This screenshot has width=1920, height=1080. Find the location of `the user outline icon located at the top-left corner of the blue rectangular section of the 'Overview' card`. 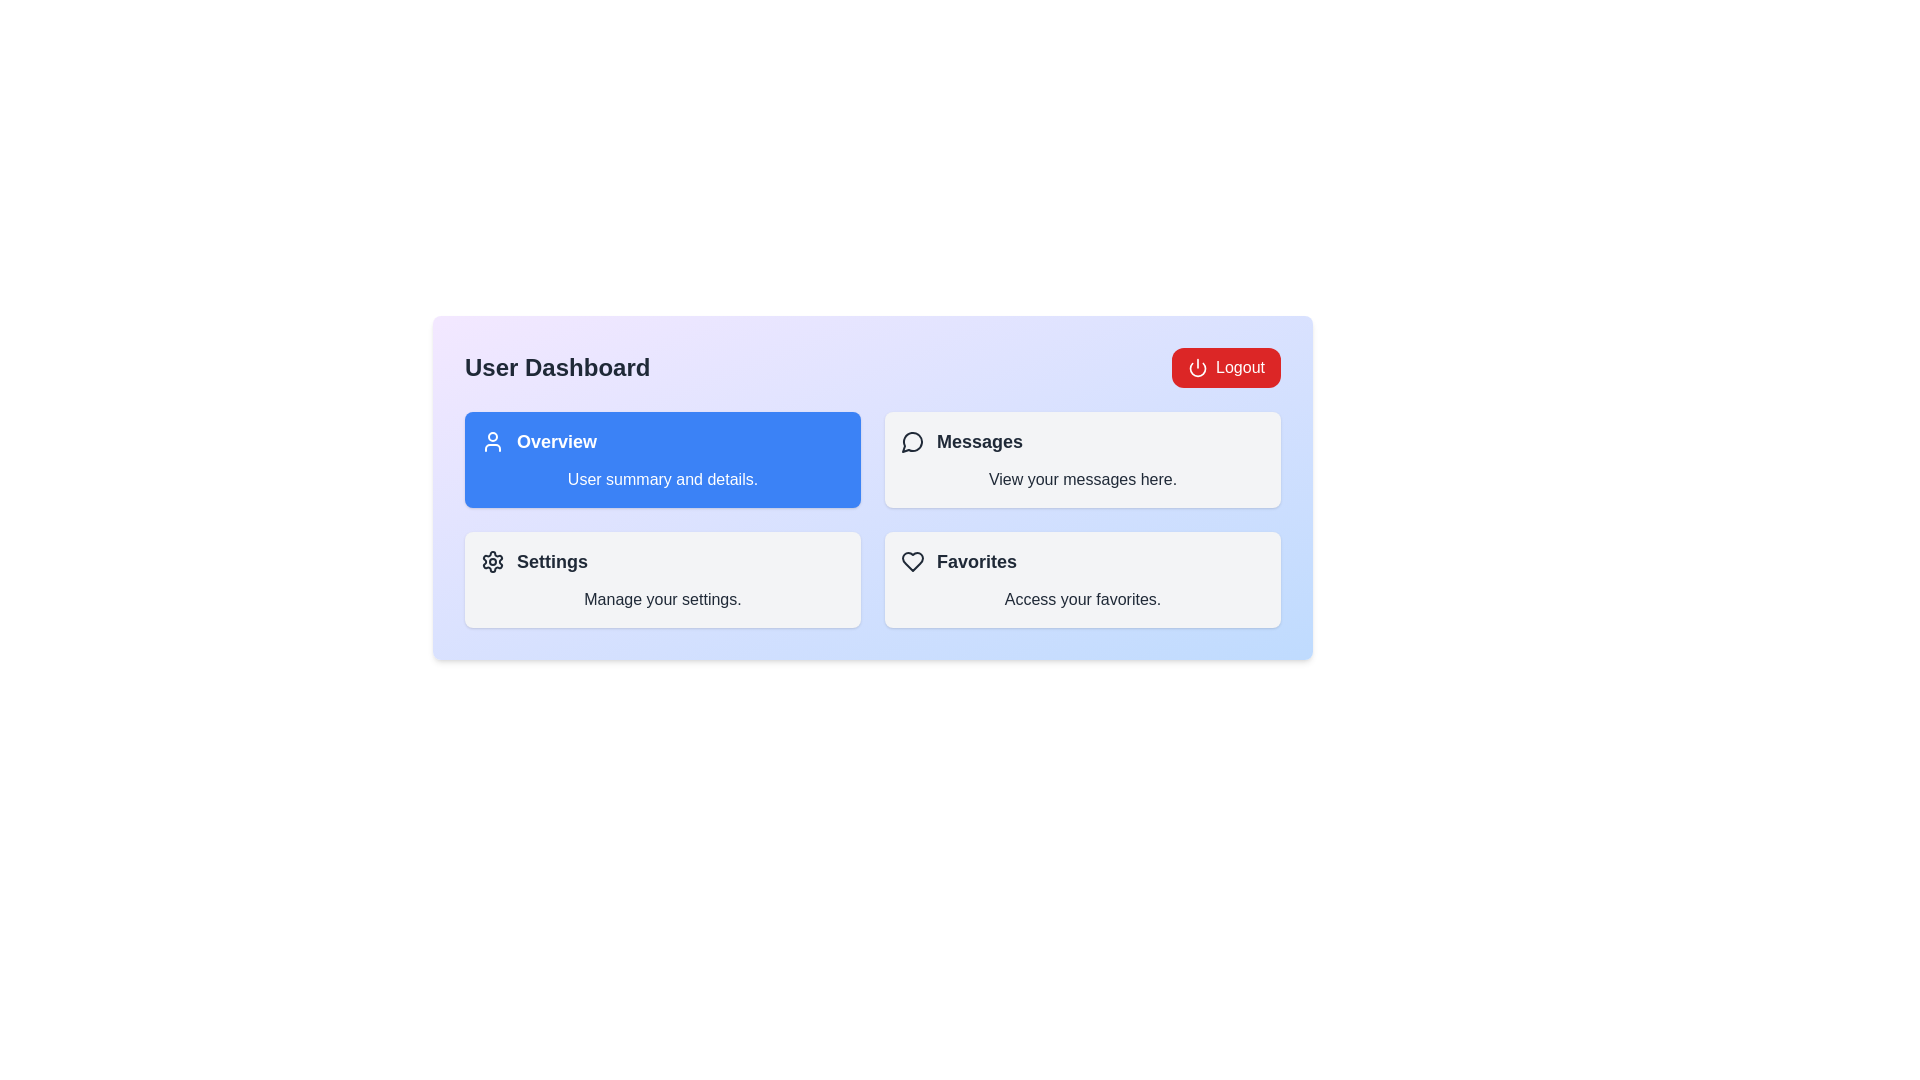

the user outline icon located at the top-left corner of the blue rectangular section of the 'Overview' card is located at coordinates (493, 441).